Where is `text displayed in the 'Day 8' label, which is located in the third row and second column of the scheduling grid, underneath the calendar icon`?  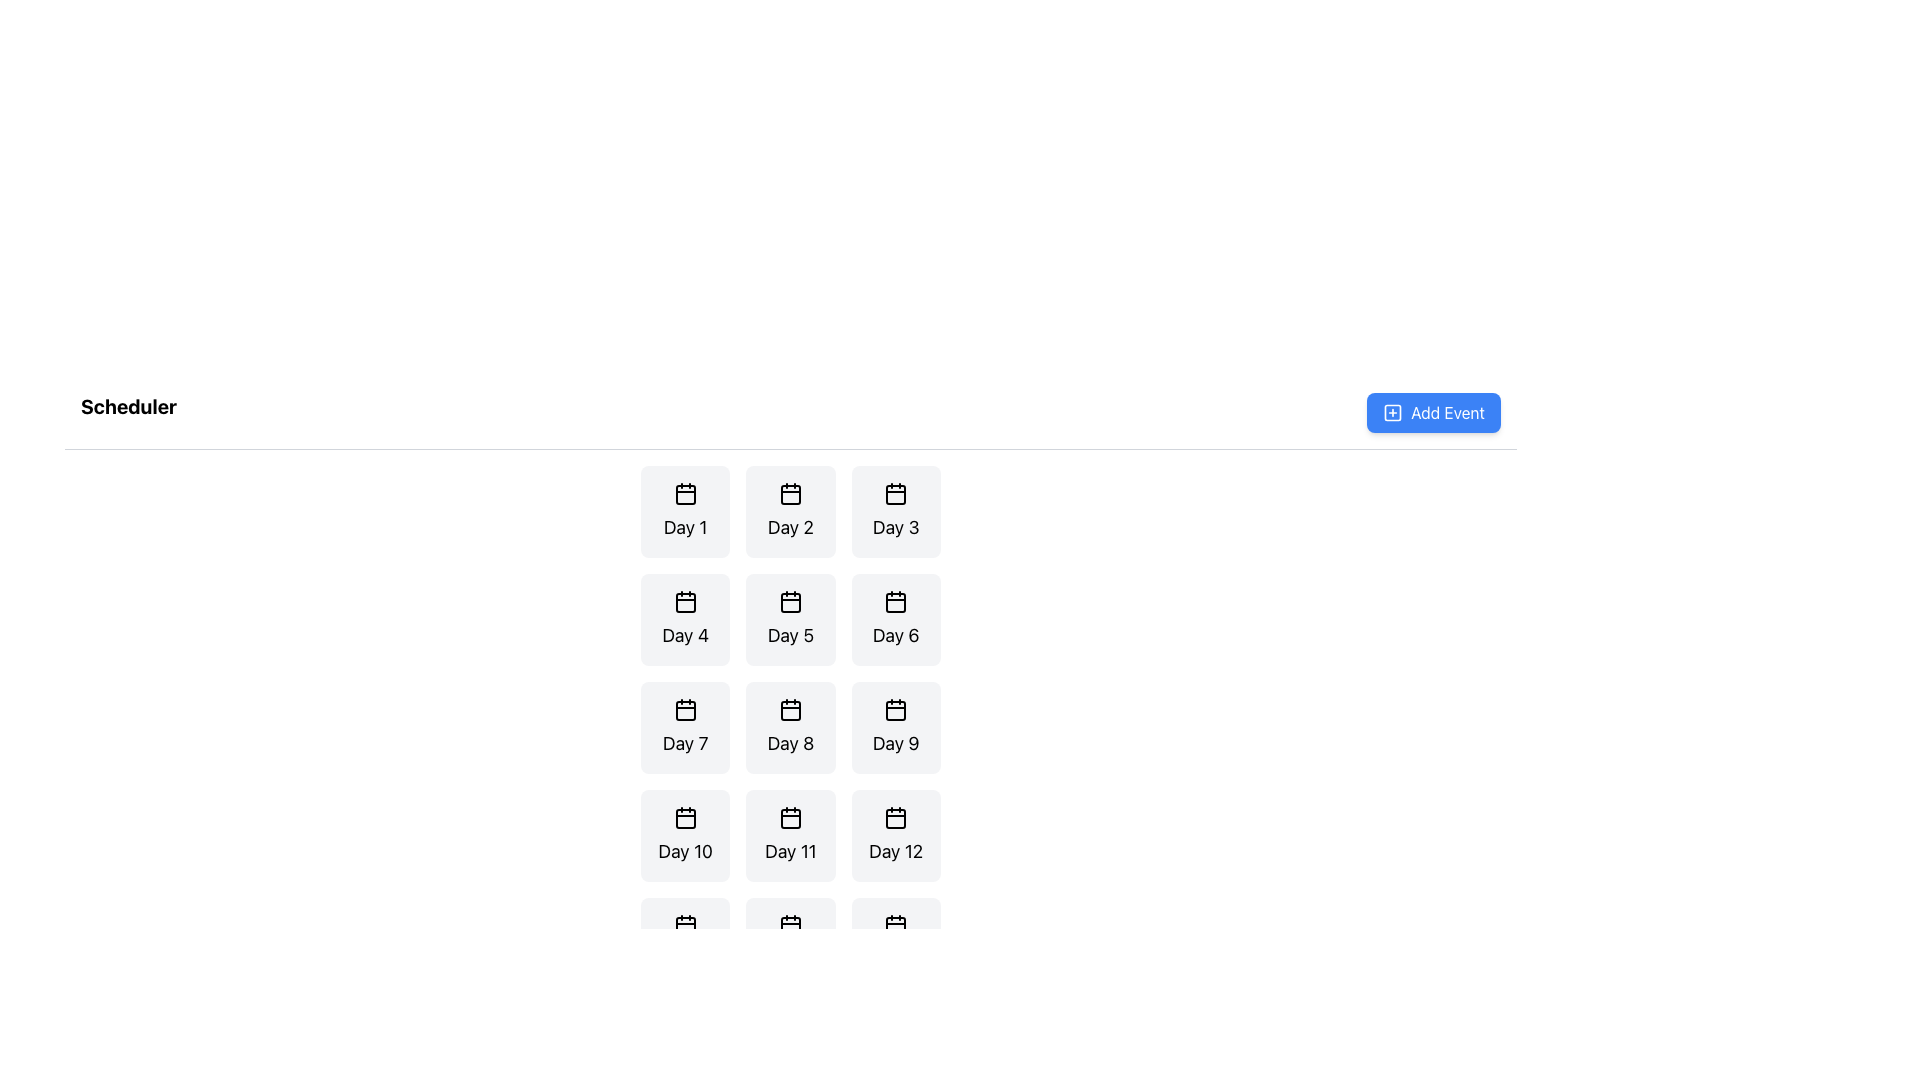 text displayed in the 'Day 8' label, which is located in the third row and second column of the scheduling grid, underneath the calendar icon is located at coordinates (790, 744).